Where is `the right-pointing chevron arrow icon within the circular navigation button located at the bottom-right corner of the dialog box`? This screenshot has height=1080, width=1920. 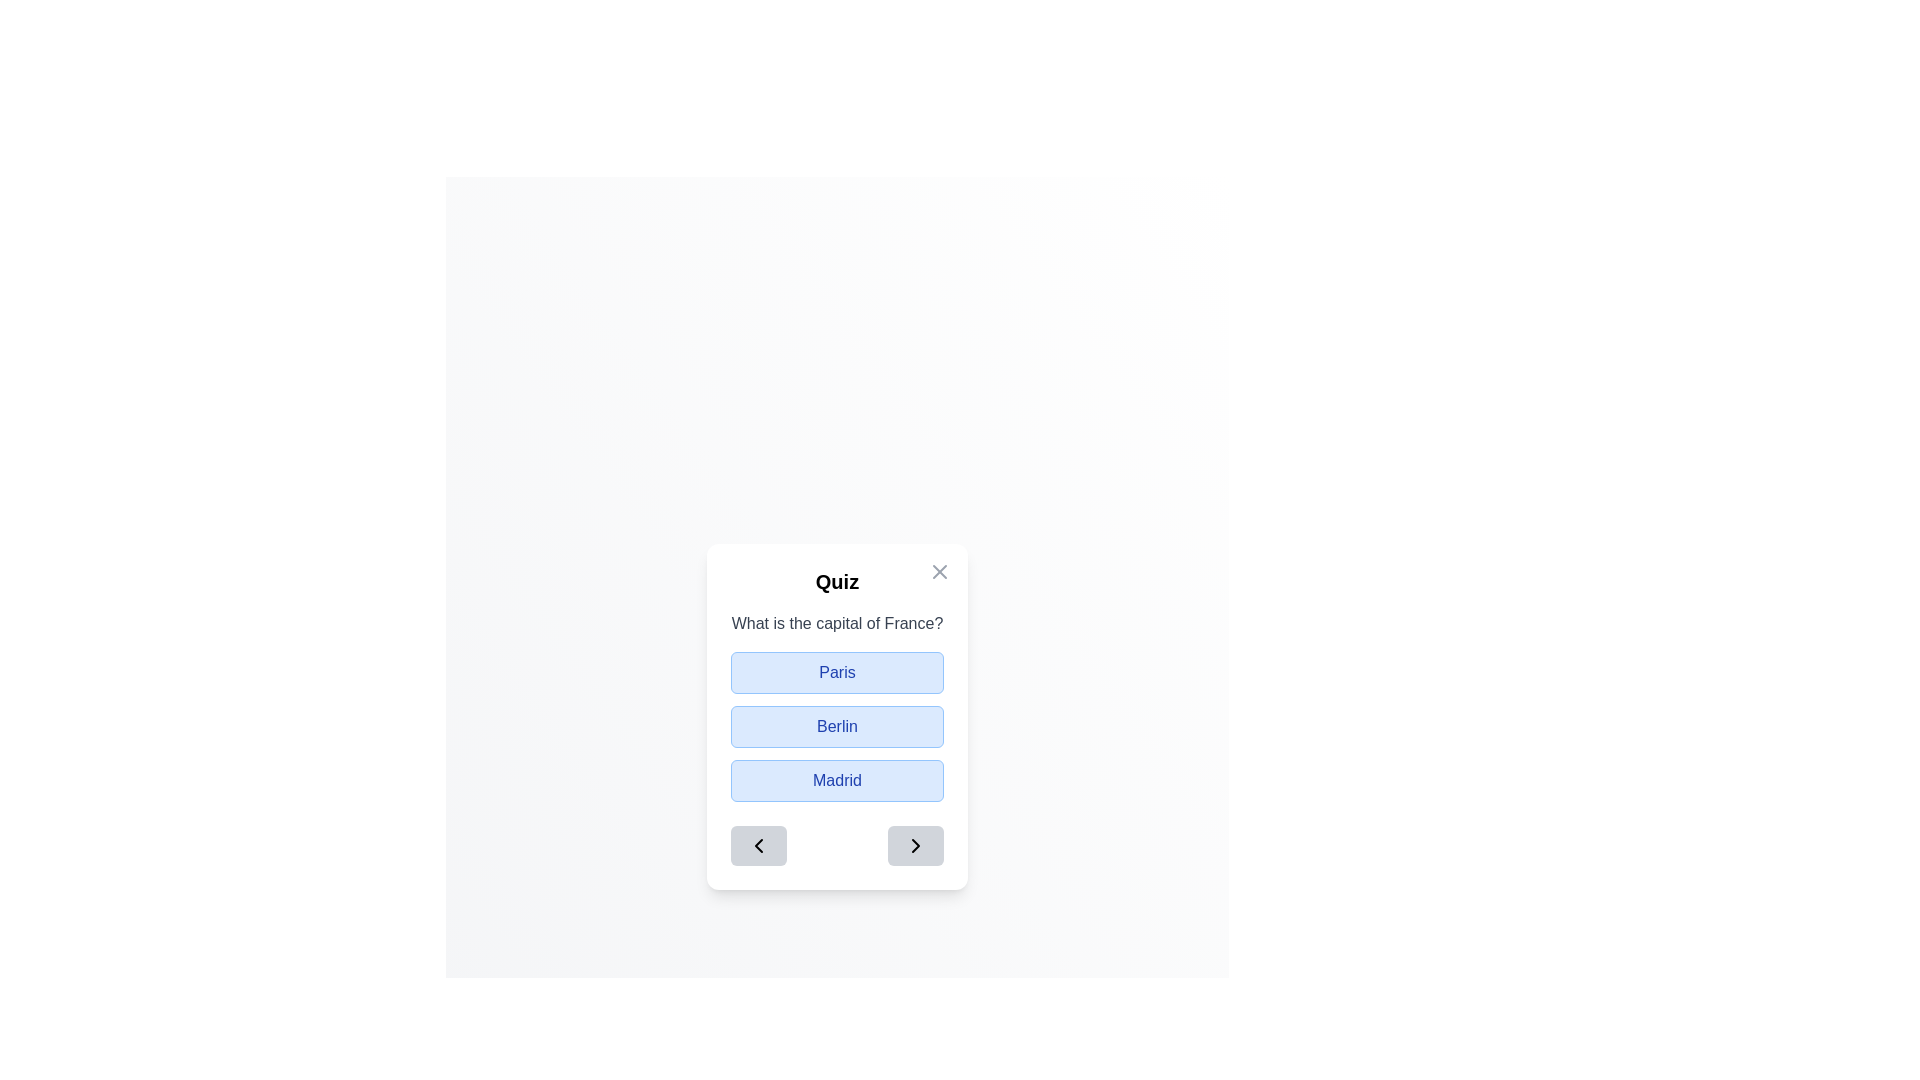 the right-pointing chevron arrow icon within the circular navigation button located at the bottom-right corner of the dialog box is located at coordinates (915, 845).